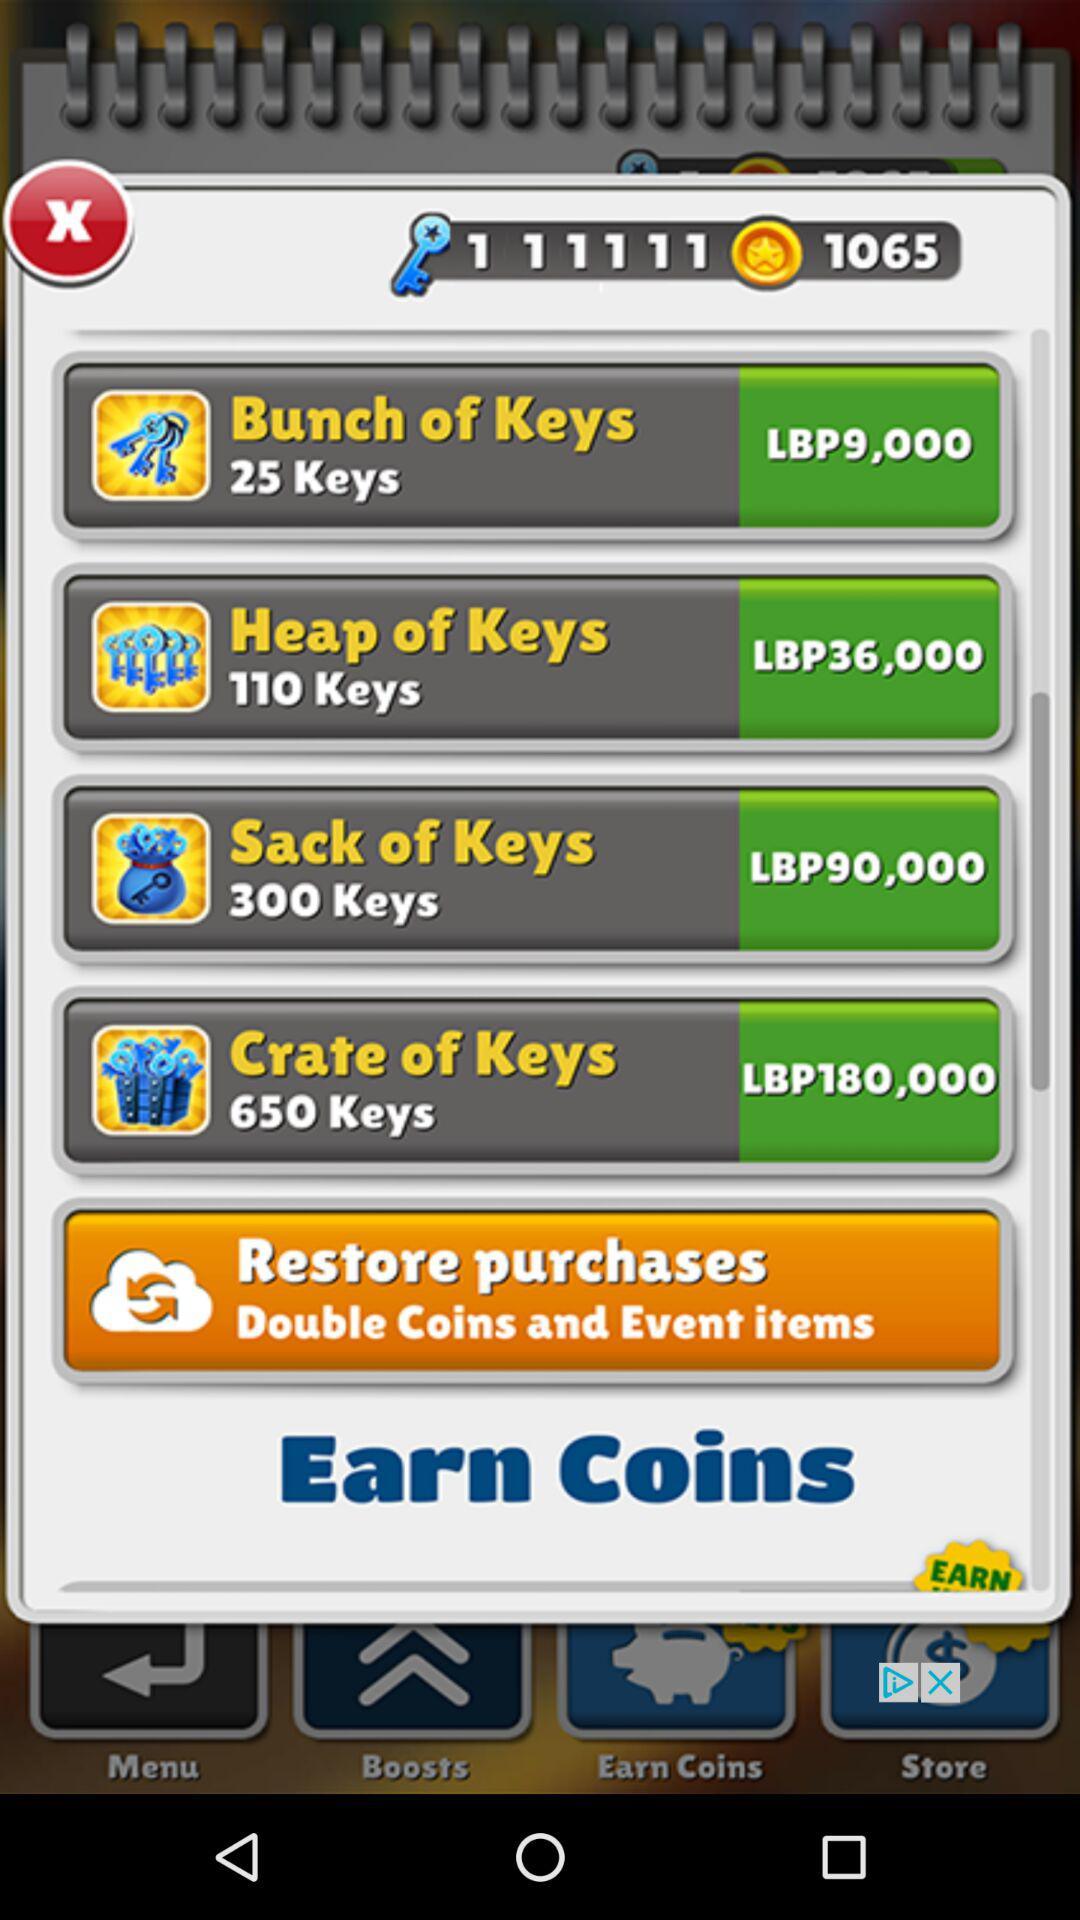 The width and height of the screenshot is (1080, 1920). Describe the element at coordinates (868, 1075) in the screenshot. I see `buy item` at that location.